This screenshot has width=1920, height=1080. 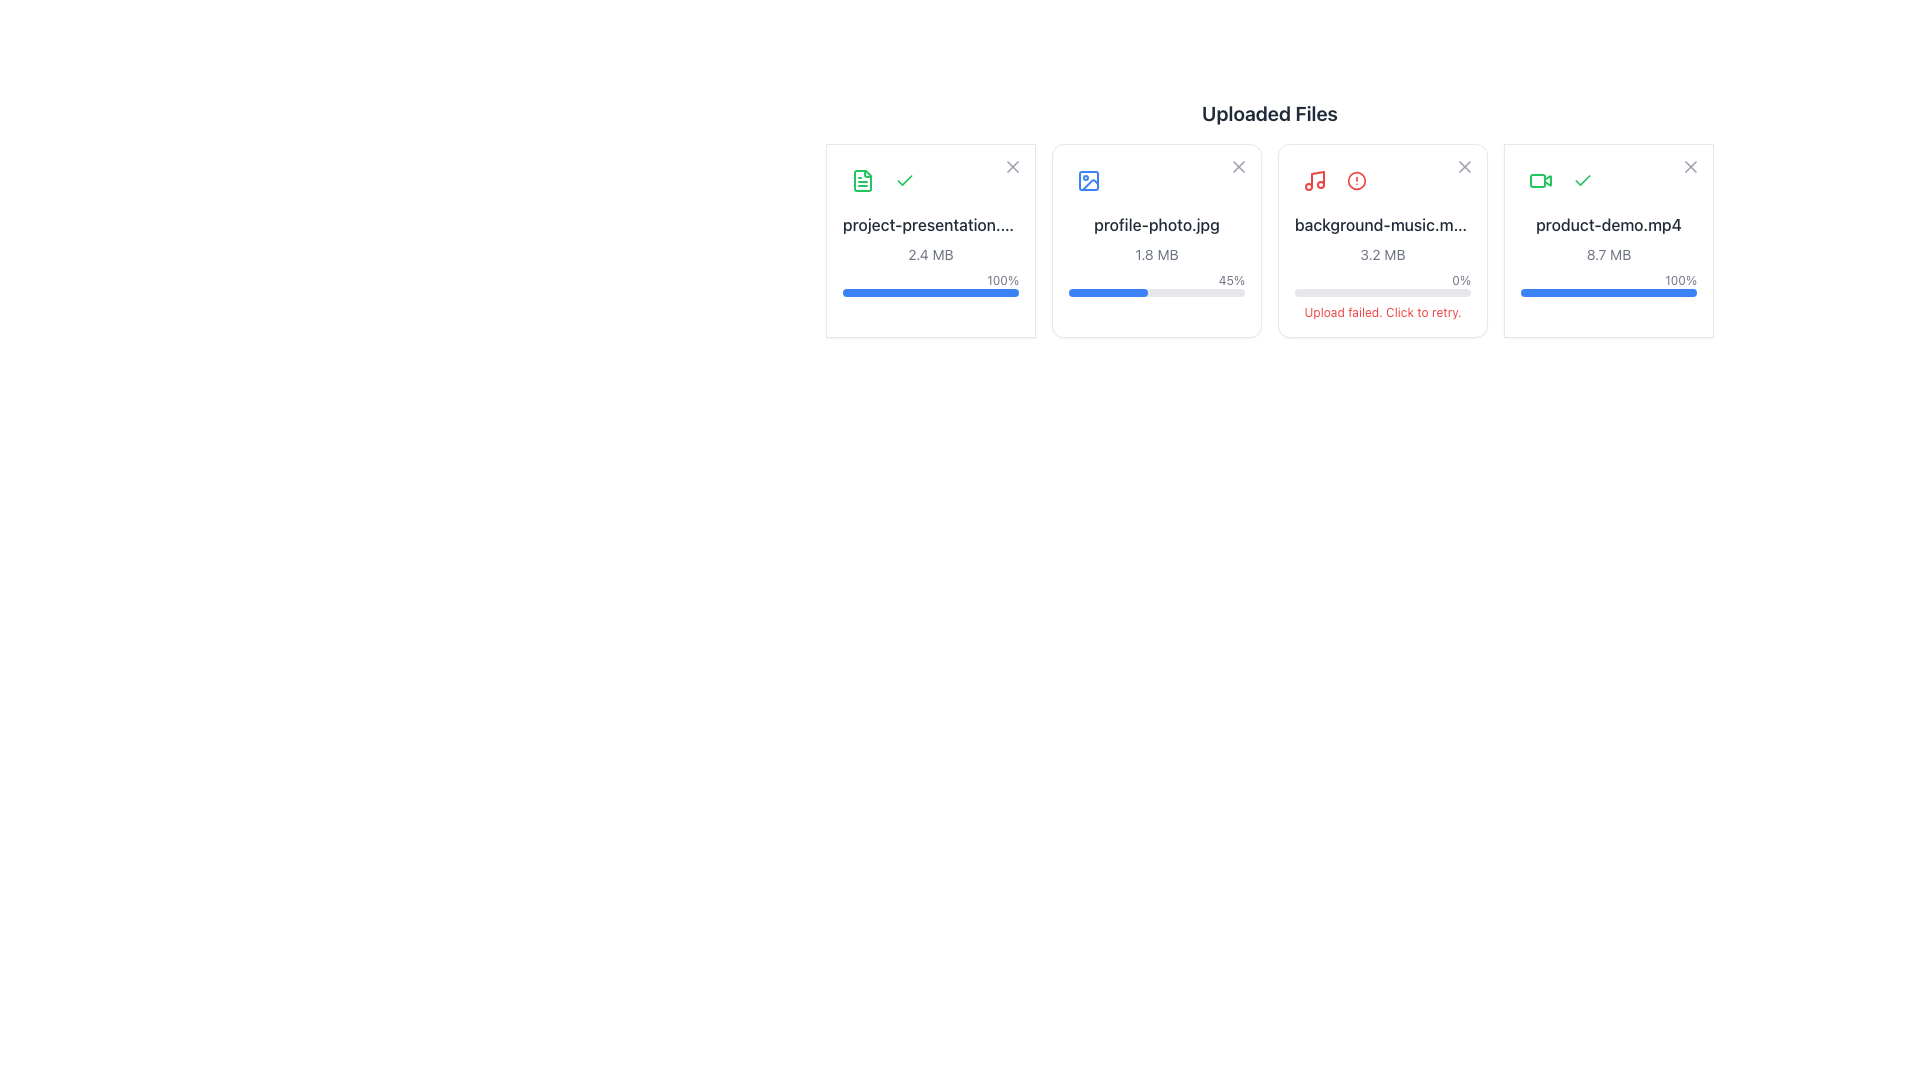 I want to click on the text label displaying the size of a file, which is styled with a small font size and a gray color, located within a card containing details about a file download, so click(x=930, y=253).